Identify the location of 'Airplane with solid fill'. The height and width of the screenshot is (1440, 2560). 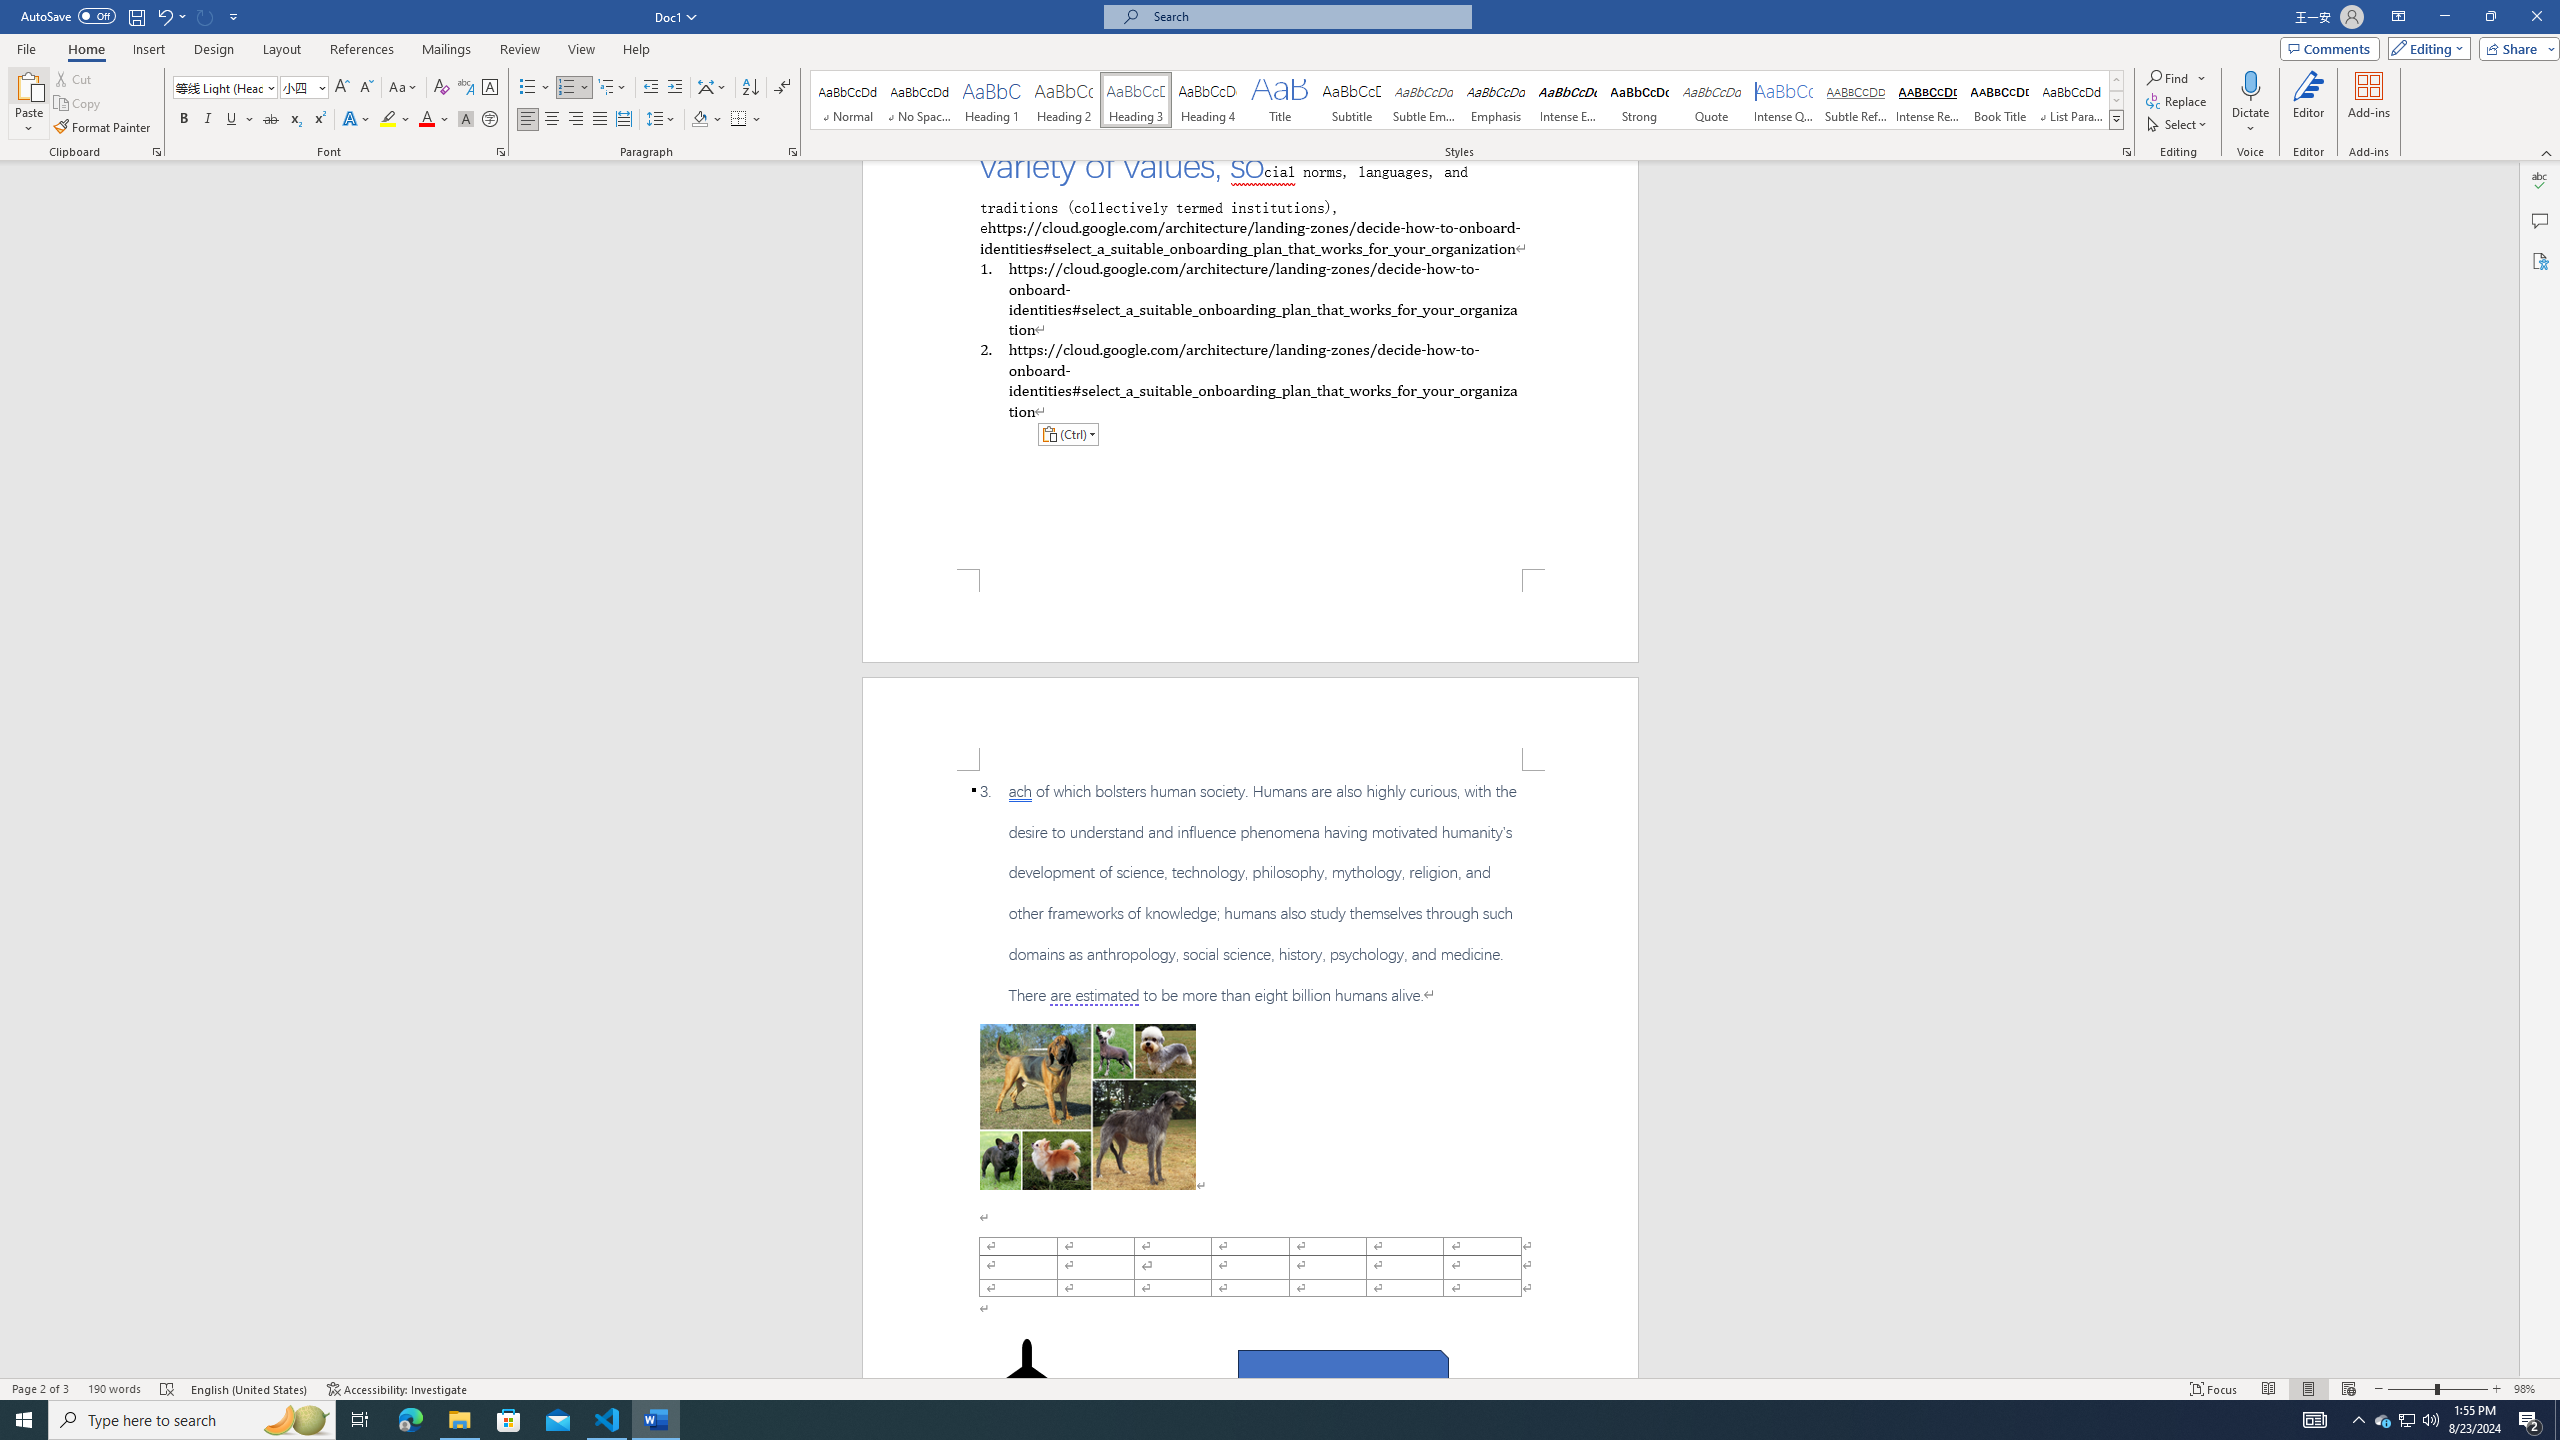
(1027, 1378).